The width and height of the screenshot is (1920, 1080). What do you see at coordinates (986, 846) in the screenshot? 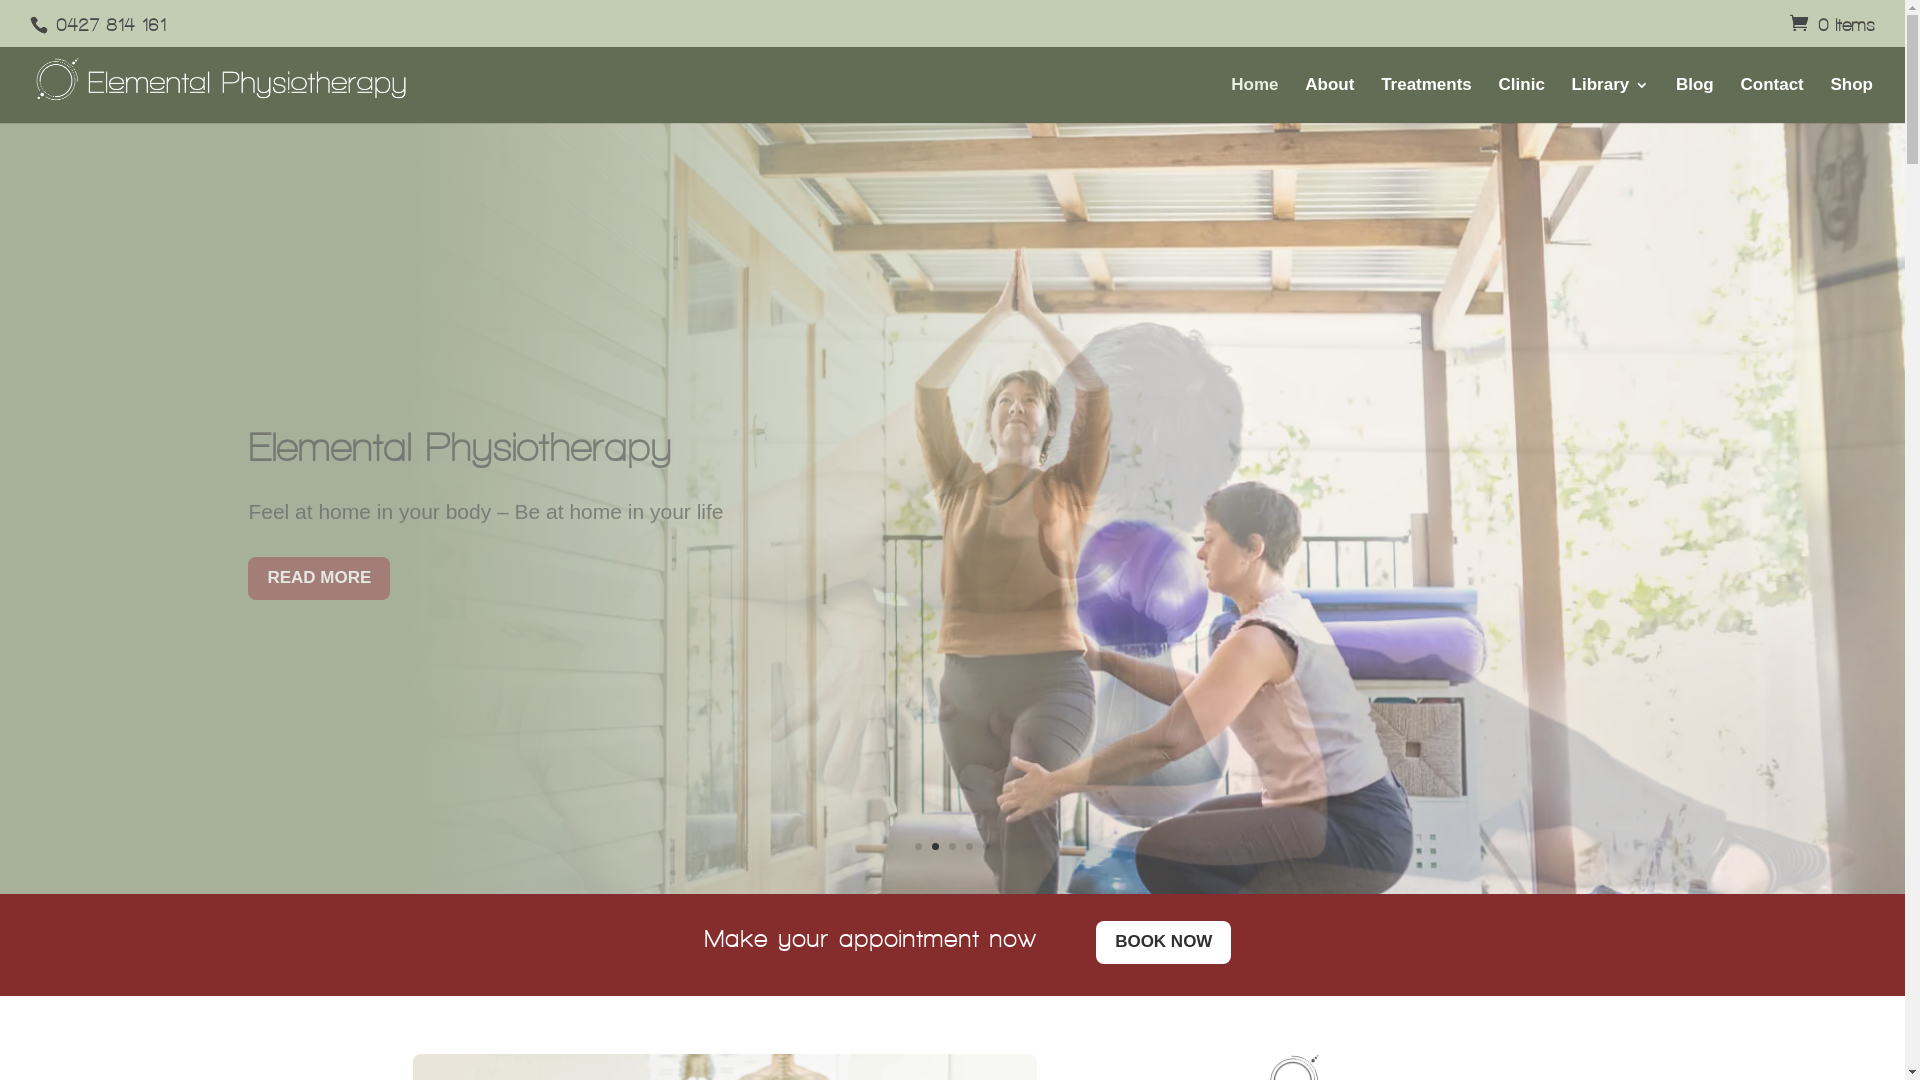
I see `'5'` at bounding box center [986, 846].